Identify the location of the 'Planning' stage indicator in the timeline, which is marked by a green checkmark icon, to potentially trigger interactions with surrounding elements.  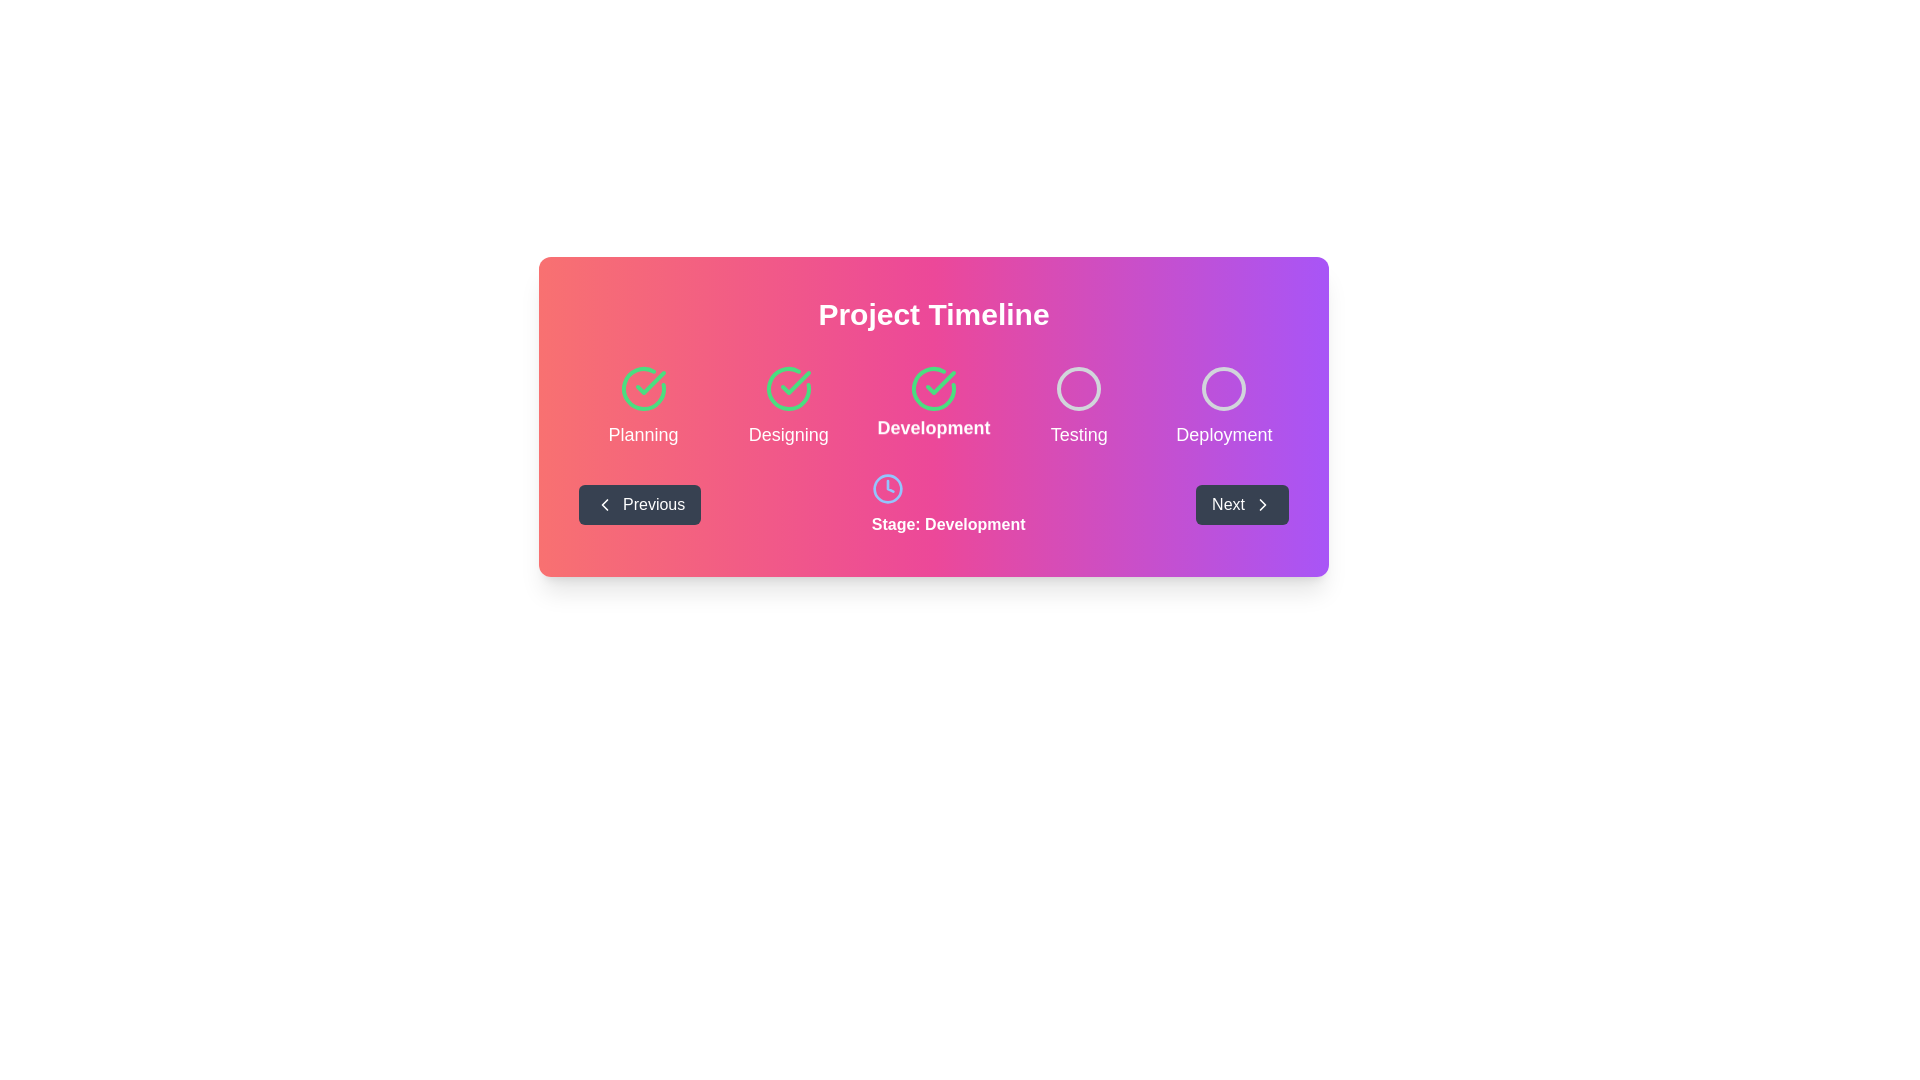
(643, 406).